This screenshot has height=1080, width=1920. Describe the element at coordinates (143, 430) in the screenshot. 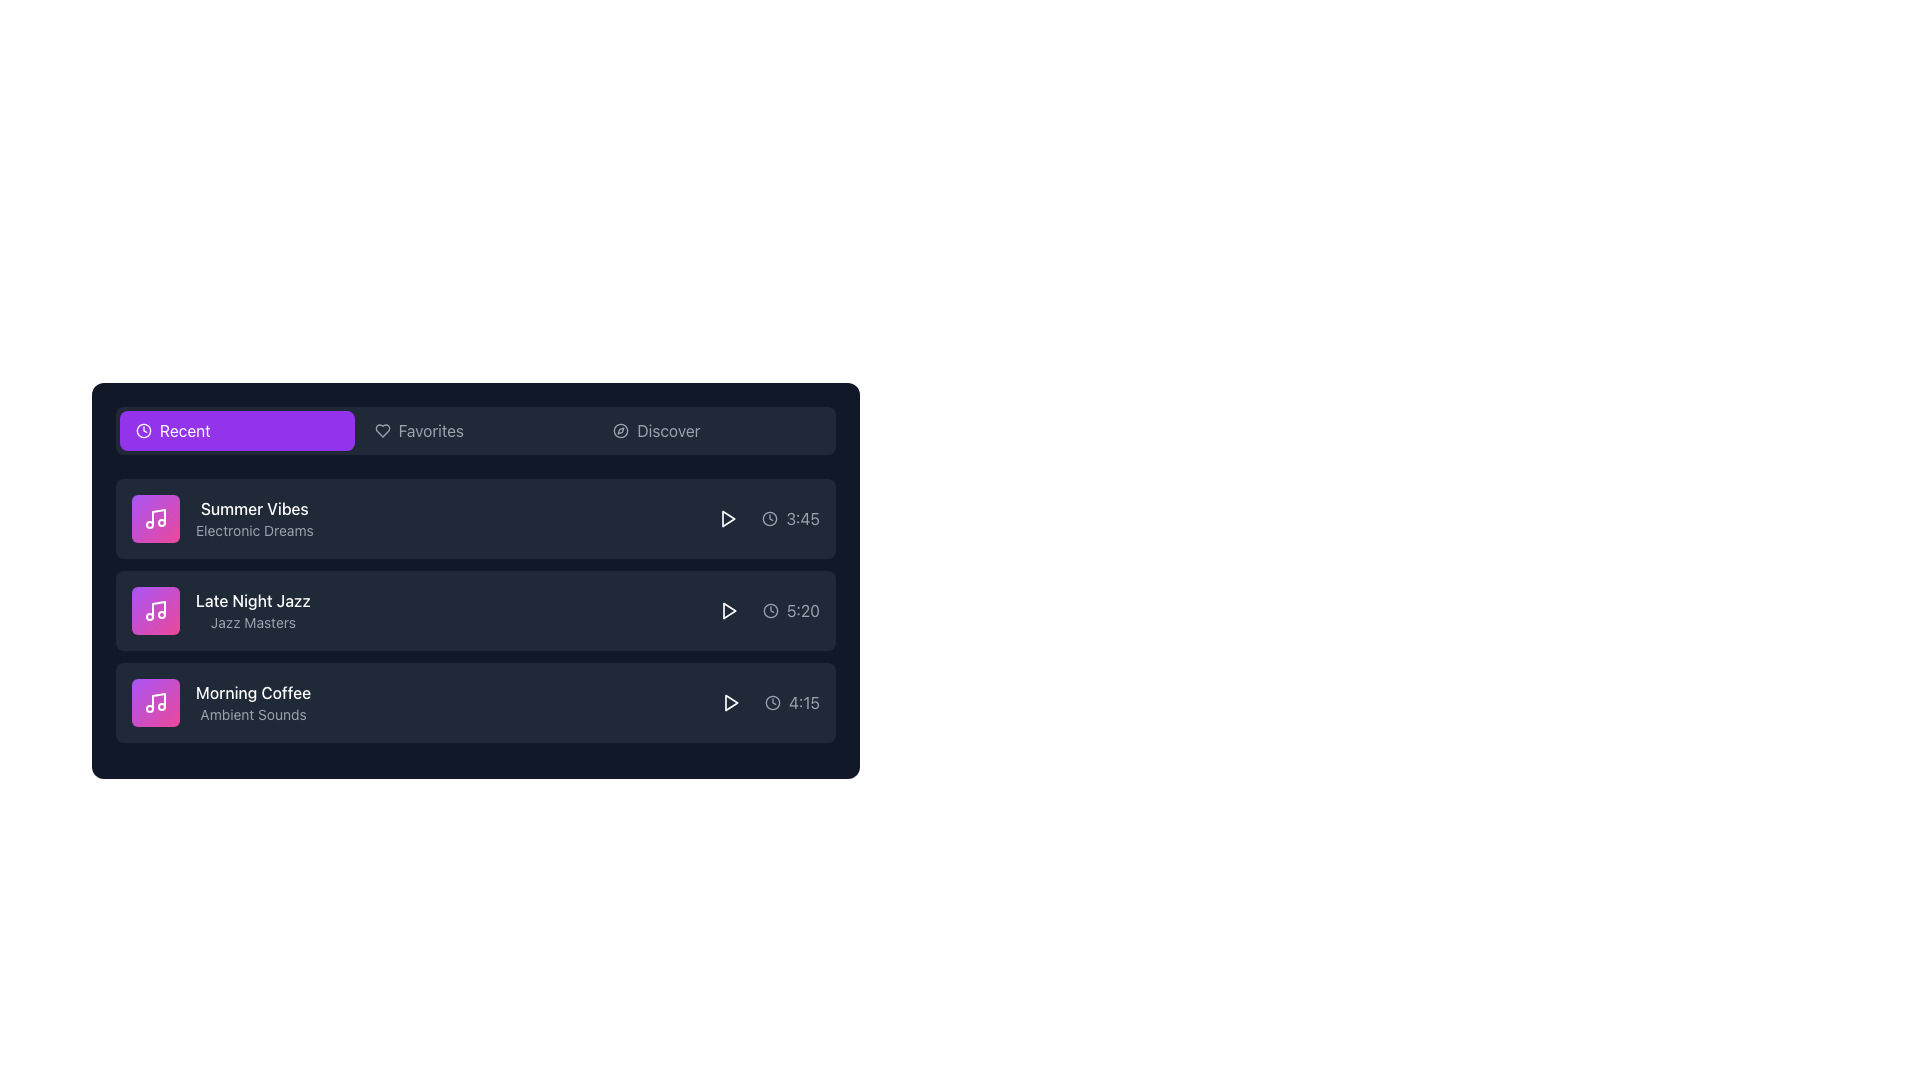

I see `the clock icon located at the top-left corner of the 'Recent' button in the horizontal navigation bar` at that location.